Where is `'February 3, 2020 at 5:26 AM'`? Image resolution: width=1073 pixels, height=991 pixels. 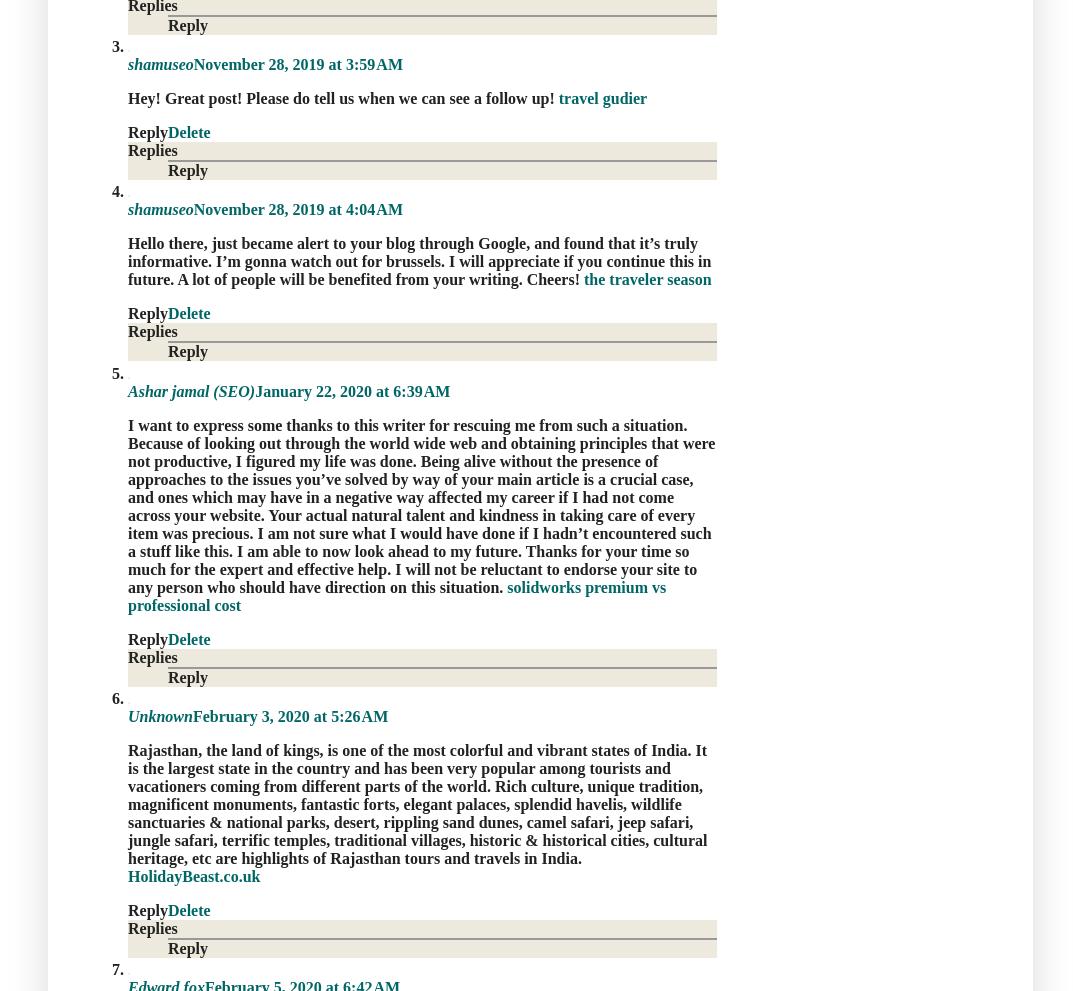
'February 3, 2020 at 5:26 AM' is located at coordinates (191, 715).